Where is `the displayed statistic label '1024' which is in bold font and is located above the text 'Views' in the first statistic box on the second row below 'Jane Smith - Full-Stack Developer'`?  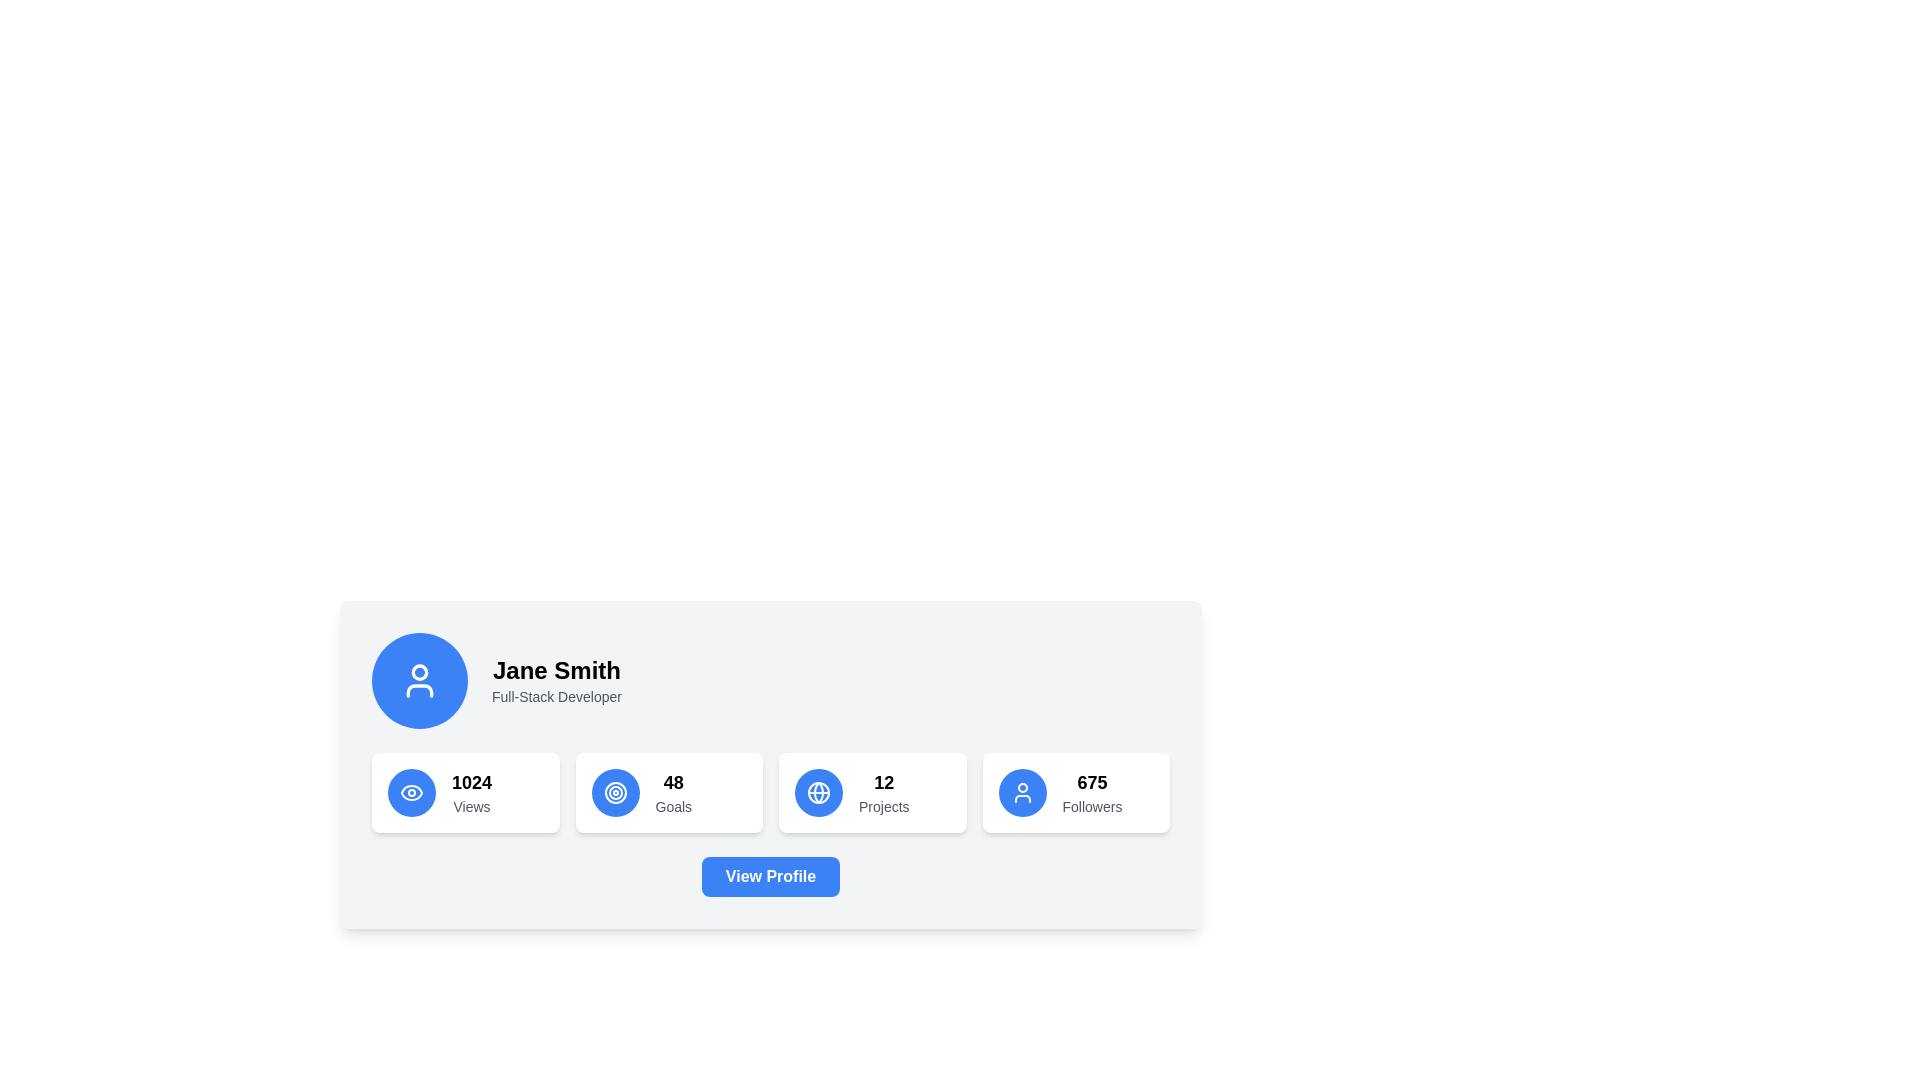 the displayed statistic label '1024' which is in bold font and is located above the text 'Views' in the first statistic box on the second row below 'Jane Smith - Full-Stack Developer' is located at coordinates (470, 782).